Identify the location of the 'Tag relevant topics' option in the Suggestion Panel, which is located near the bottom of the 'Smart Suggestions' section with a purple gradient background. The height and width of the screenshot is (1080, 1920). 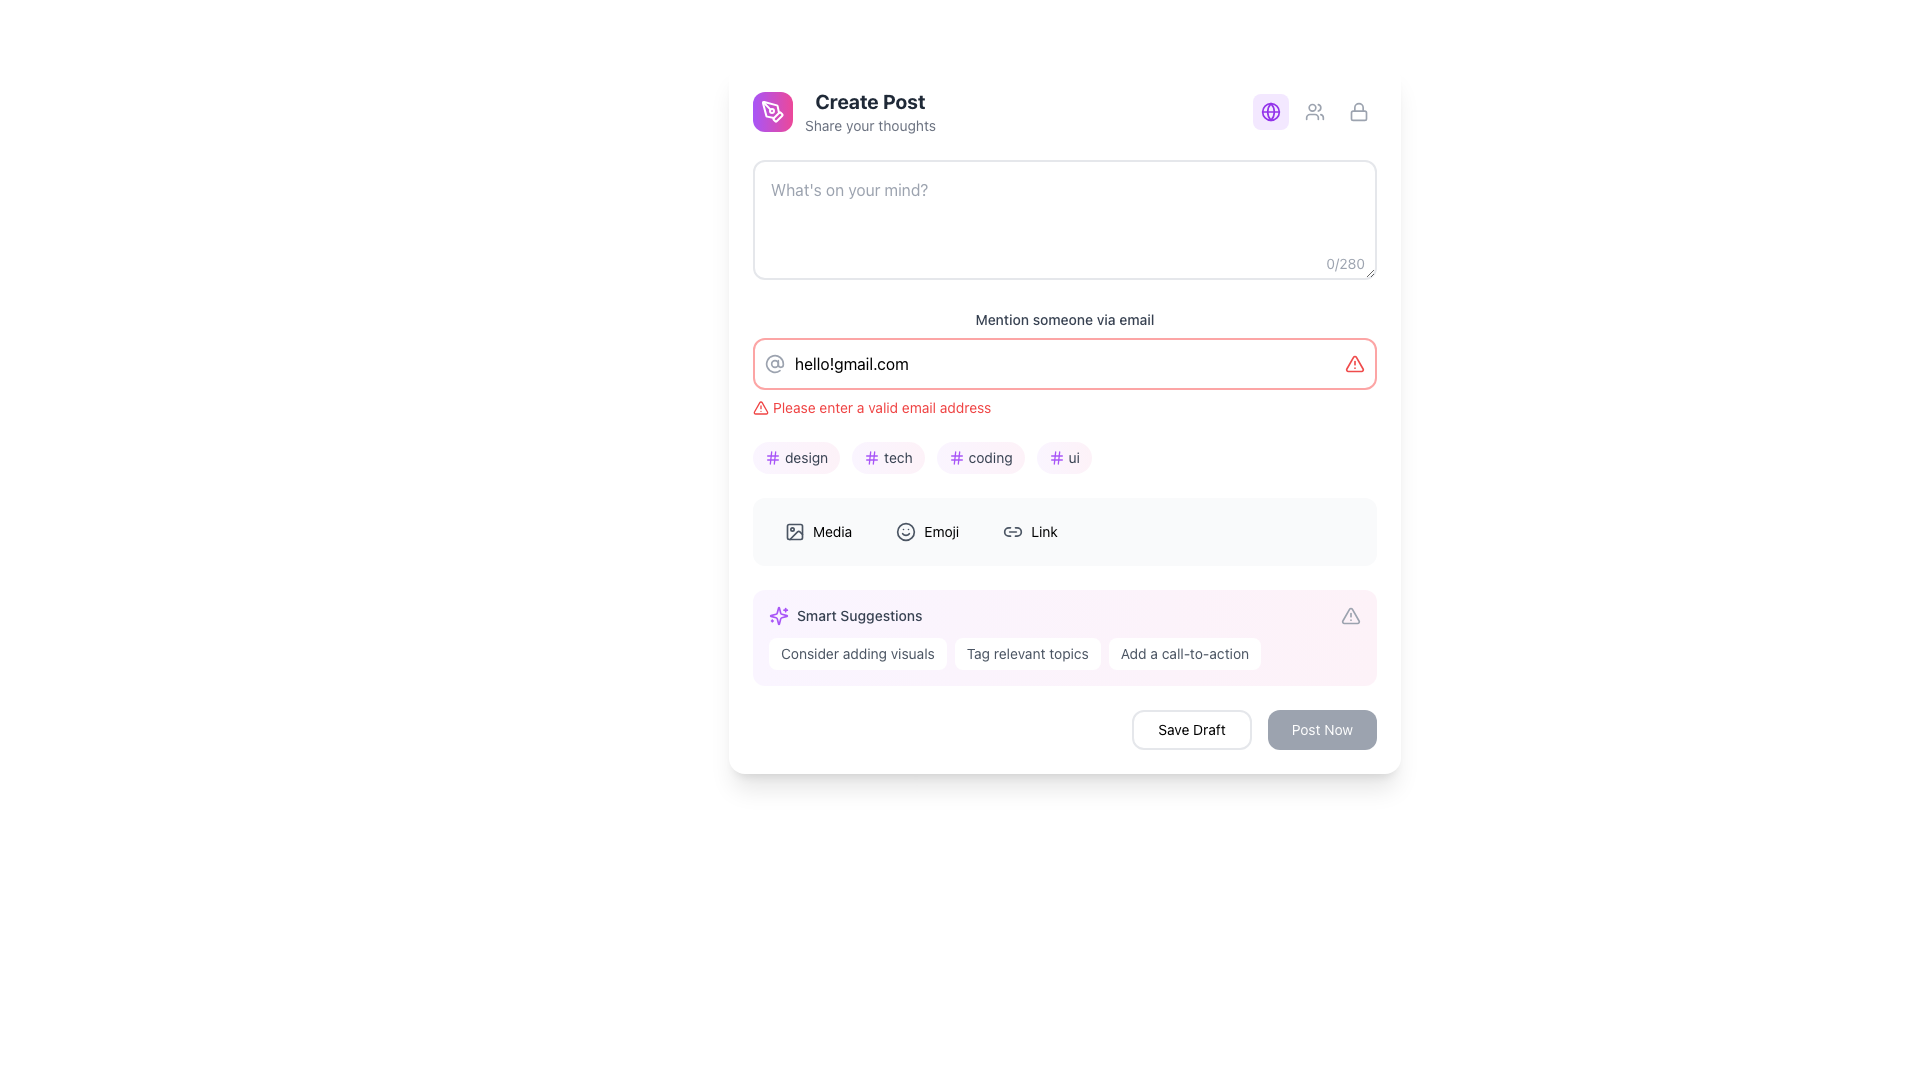
(1064, 654).